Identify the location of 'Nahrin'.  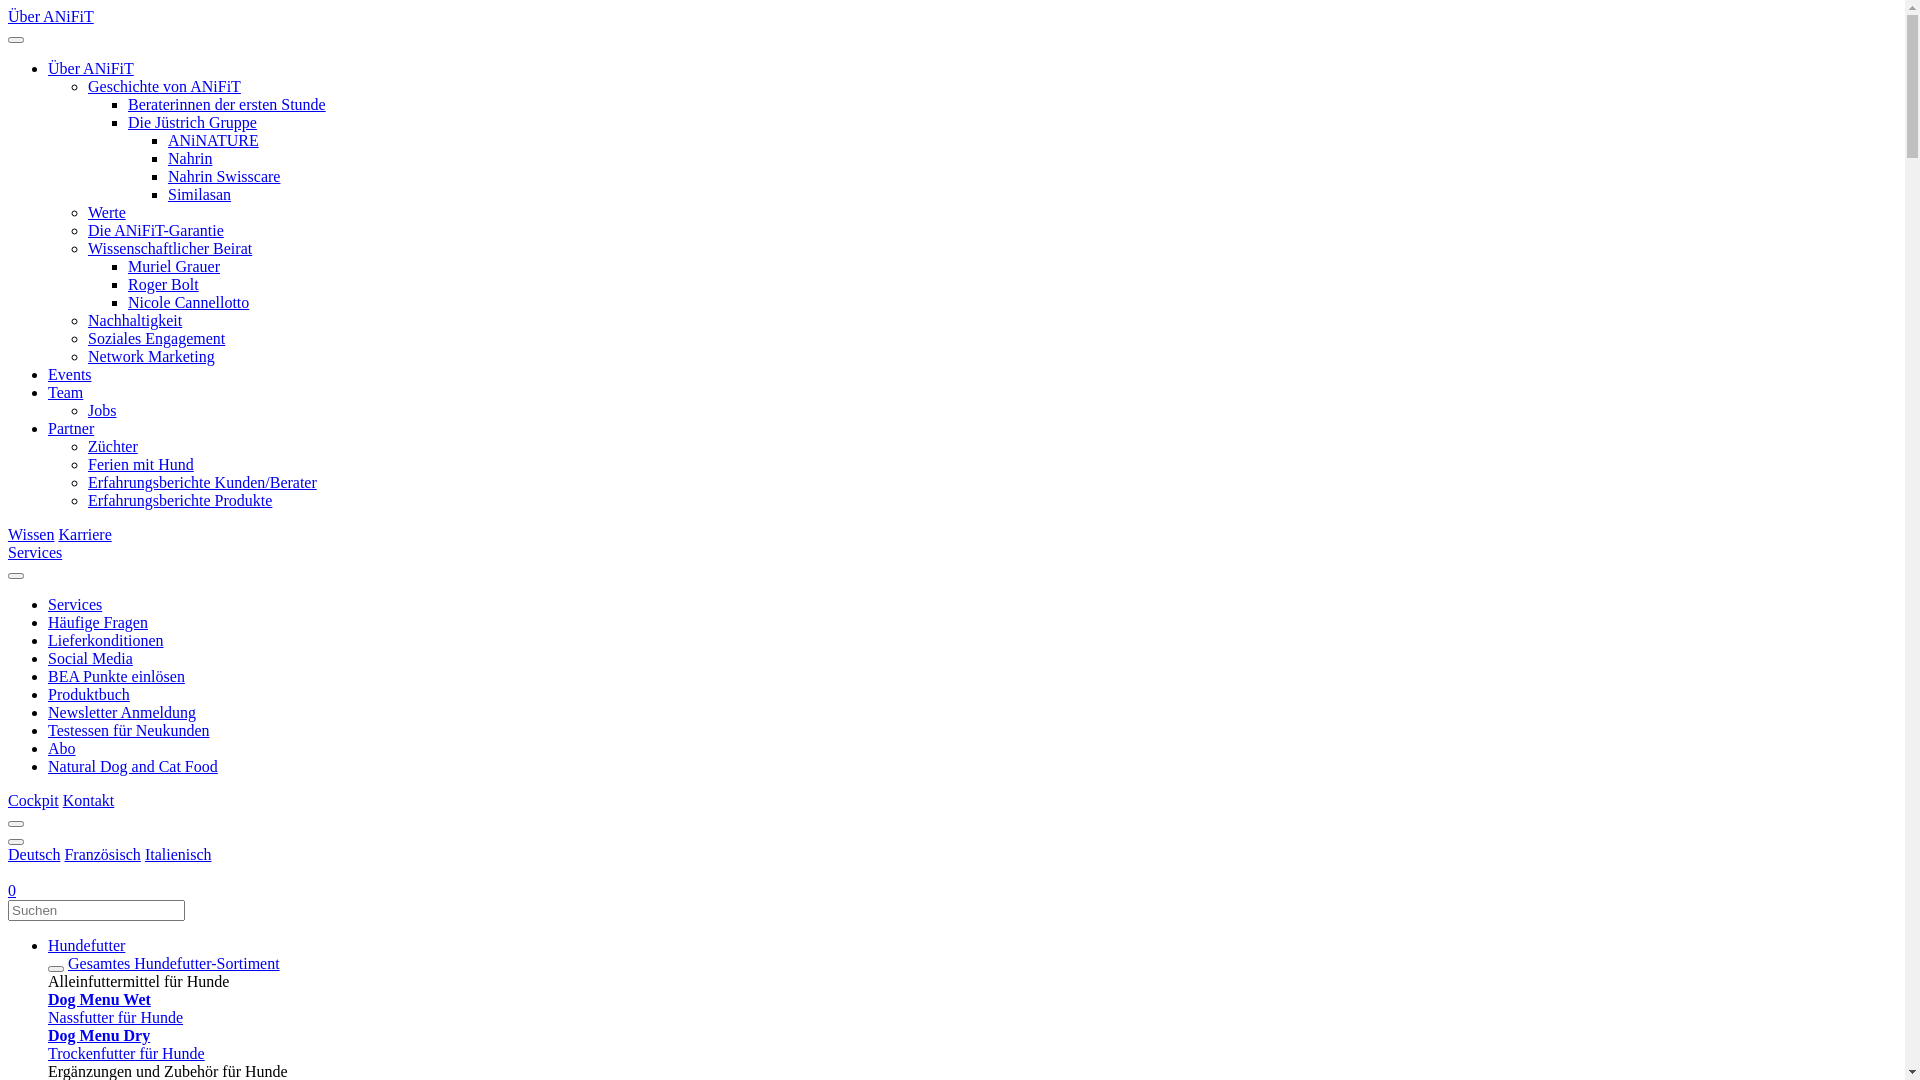
(168, 157).